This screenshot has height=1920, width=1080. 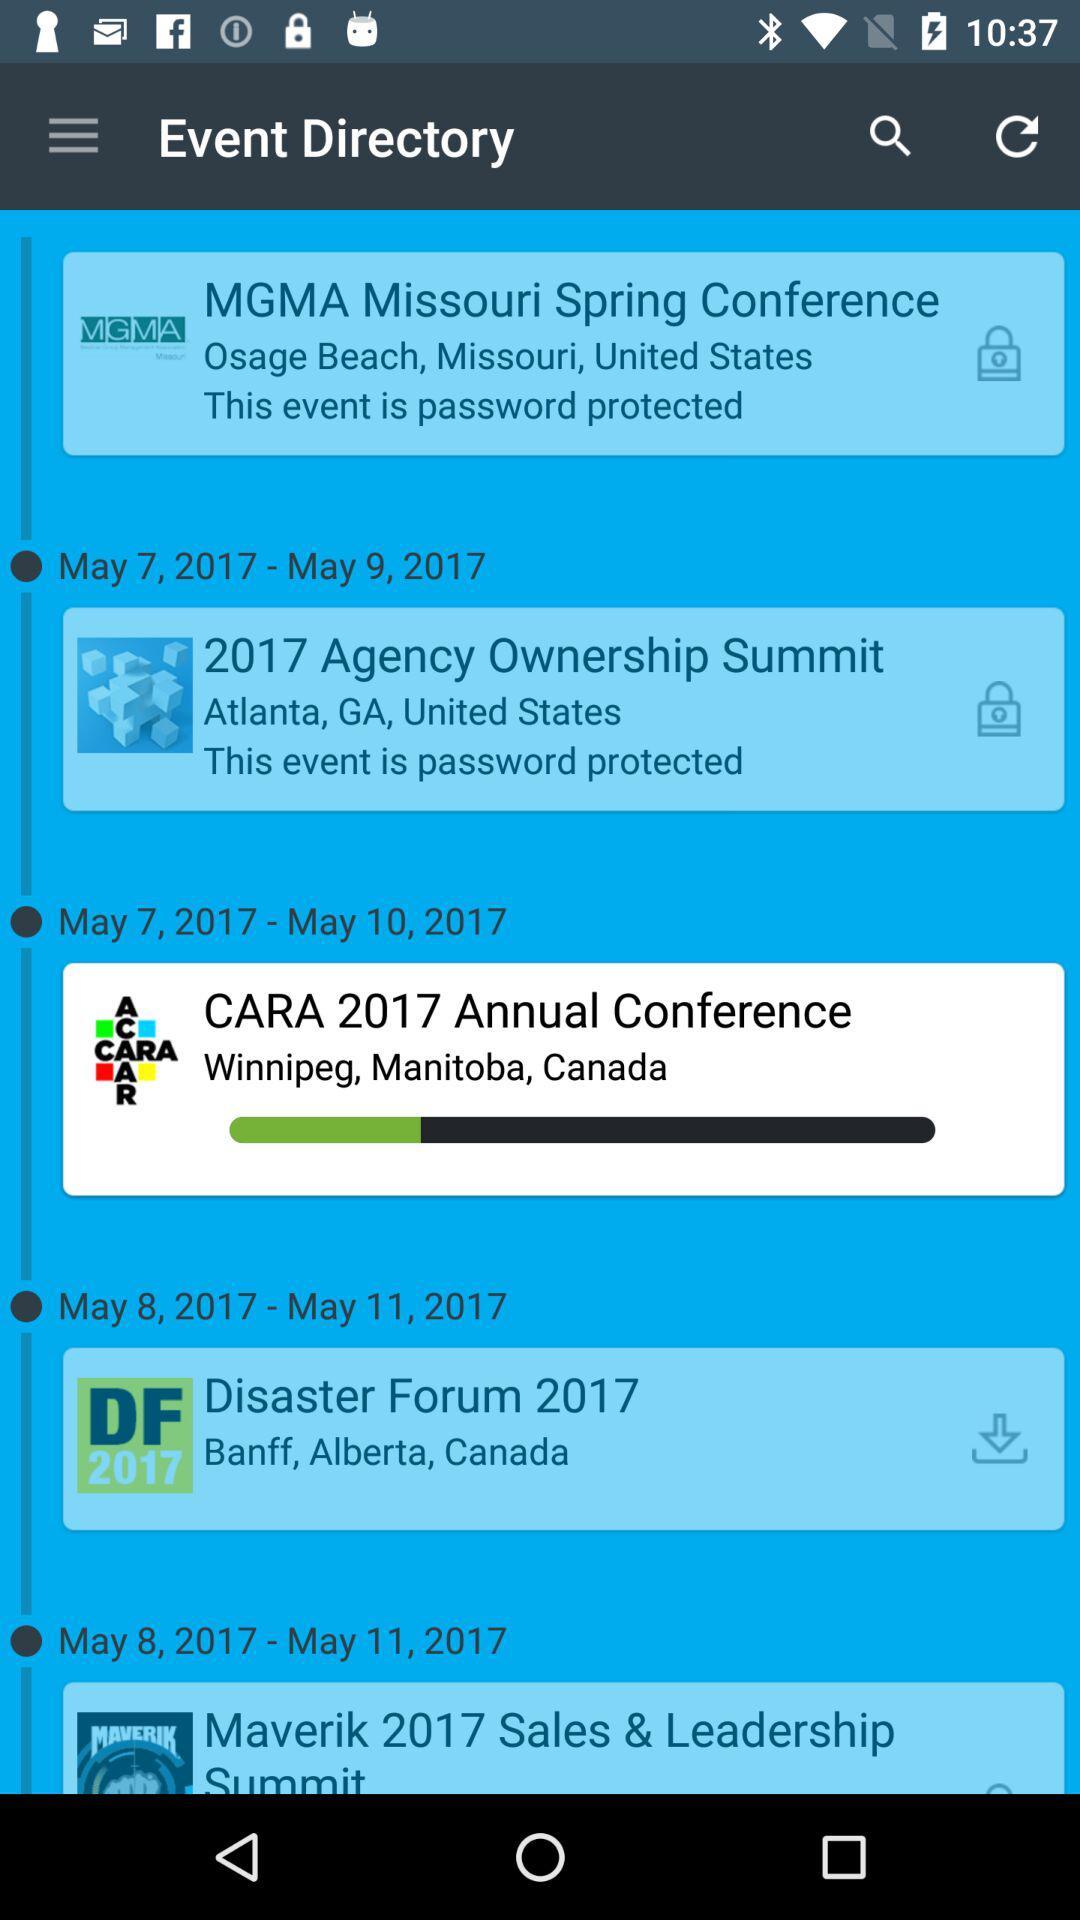 What do you see at coordinates (582, 1450) in the screenshot?
I see `the banff, alberta, canada` at bounding box center [582, 1450].